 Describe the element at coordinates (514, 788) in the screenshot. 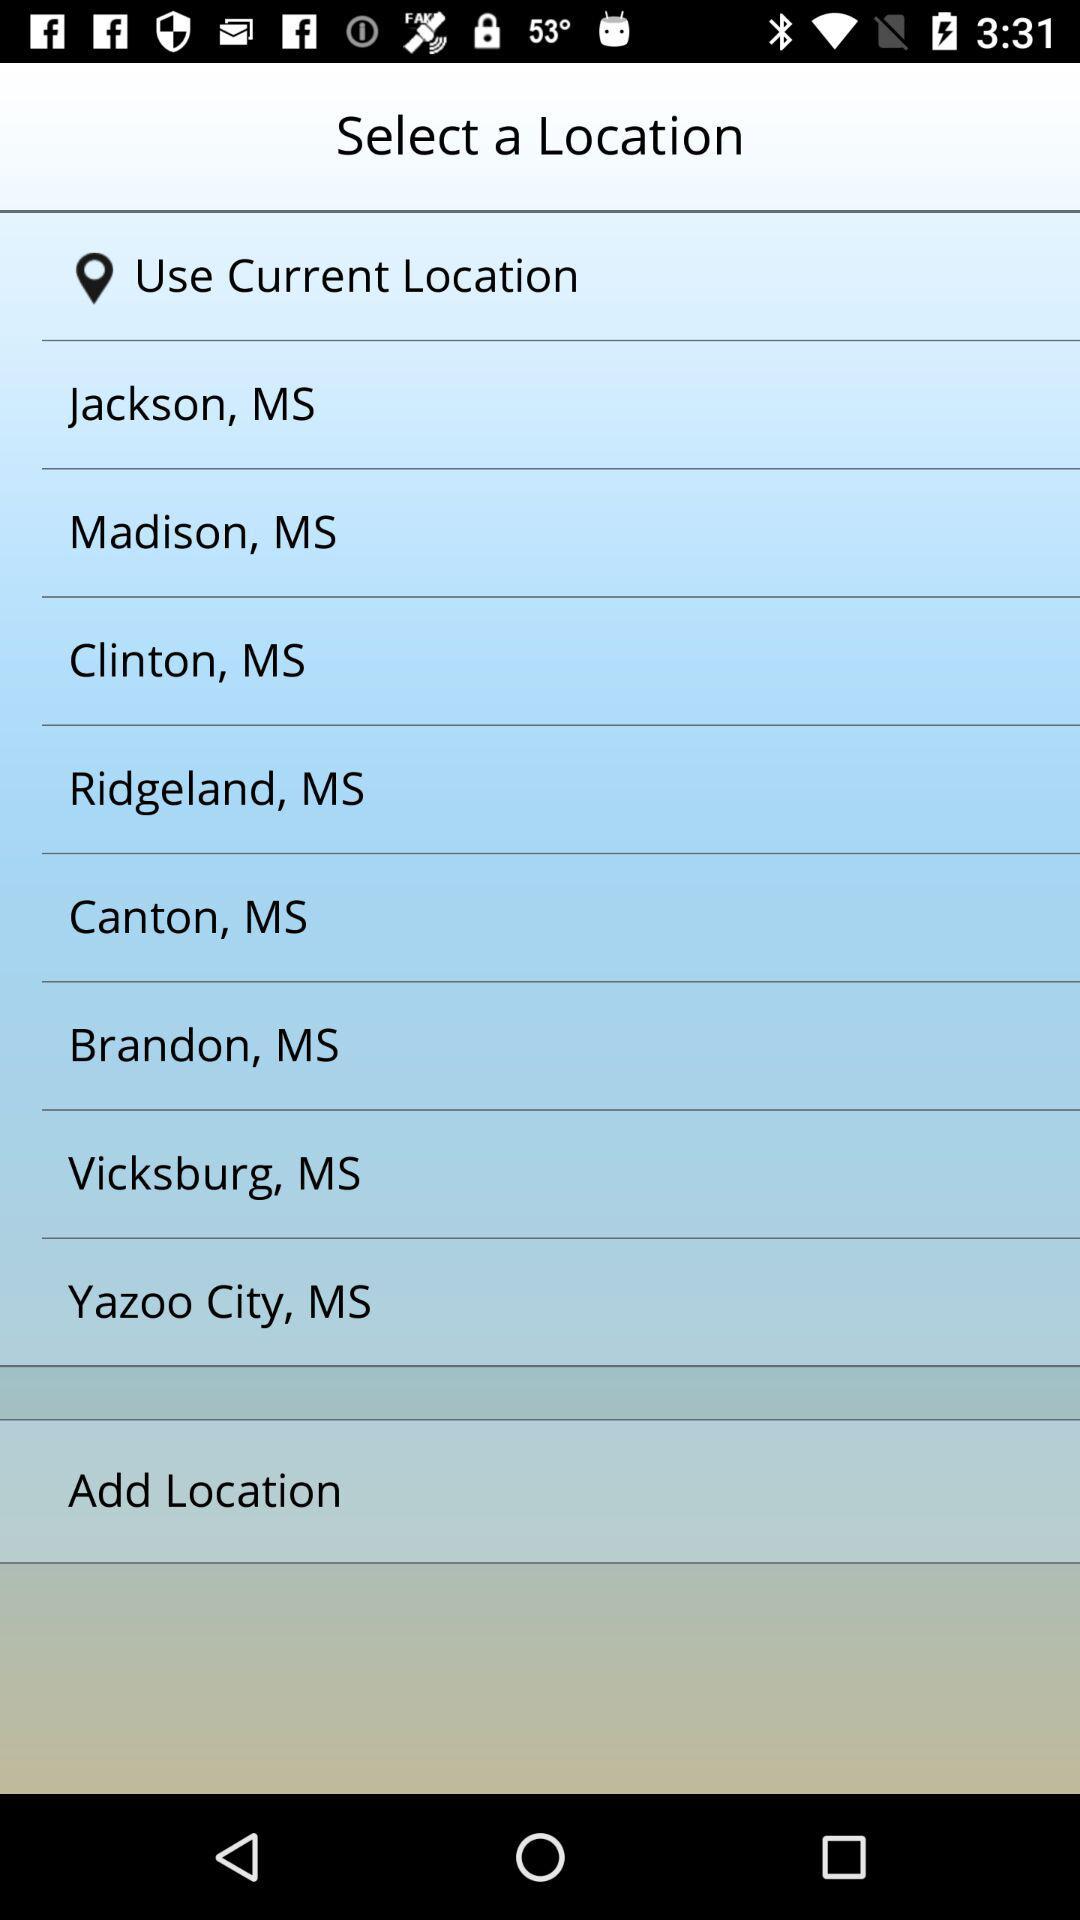

I see `the fourth option under use current location` at that location.